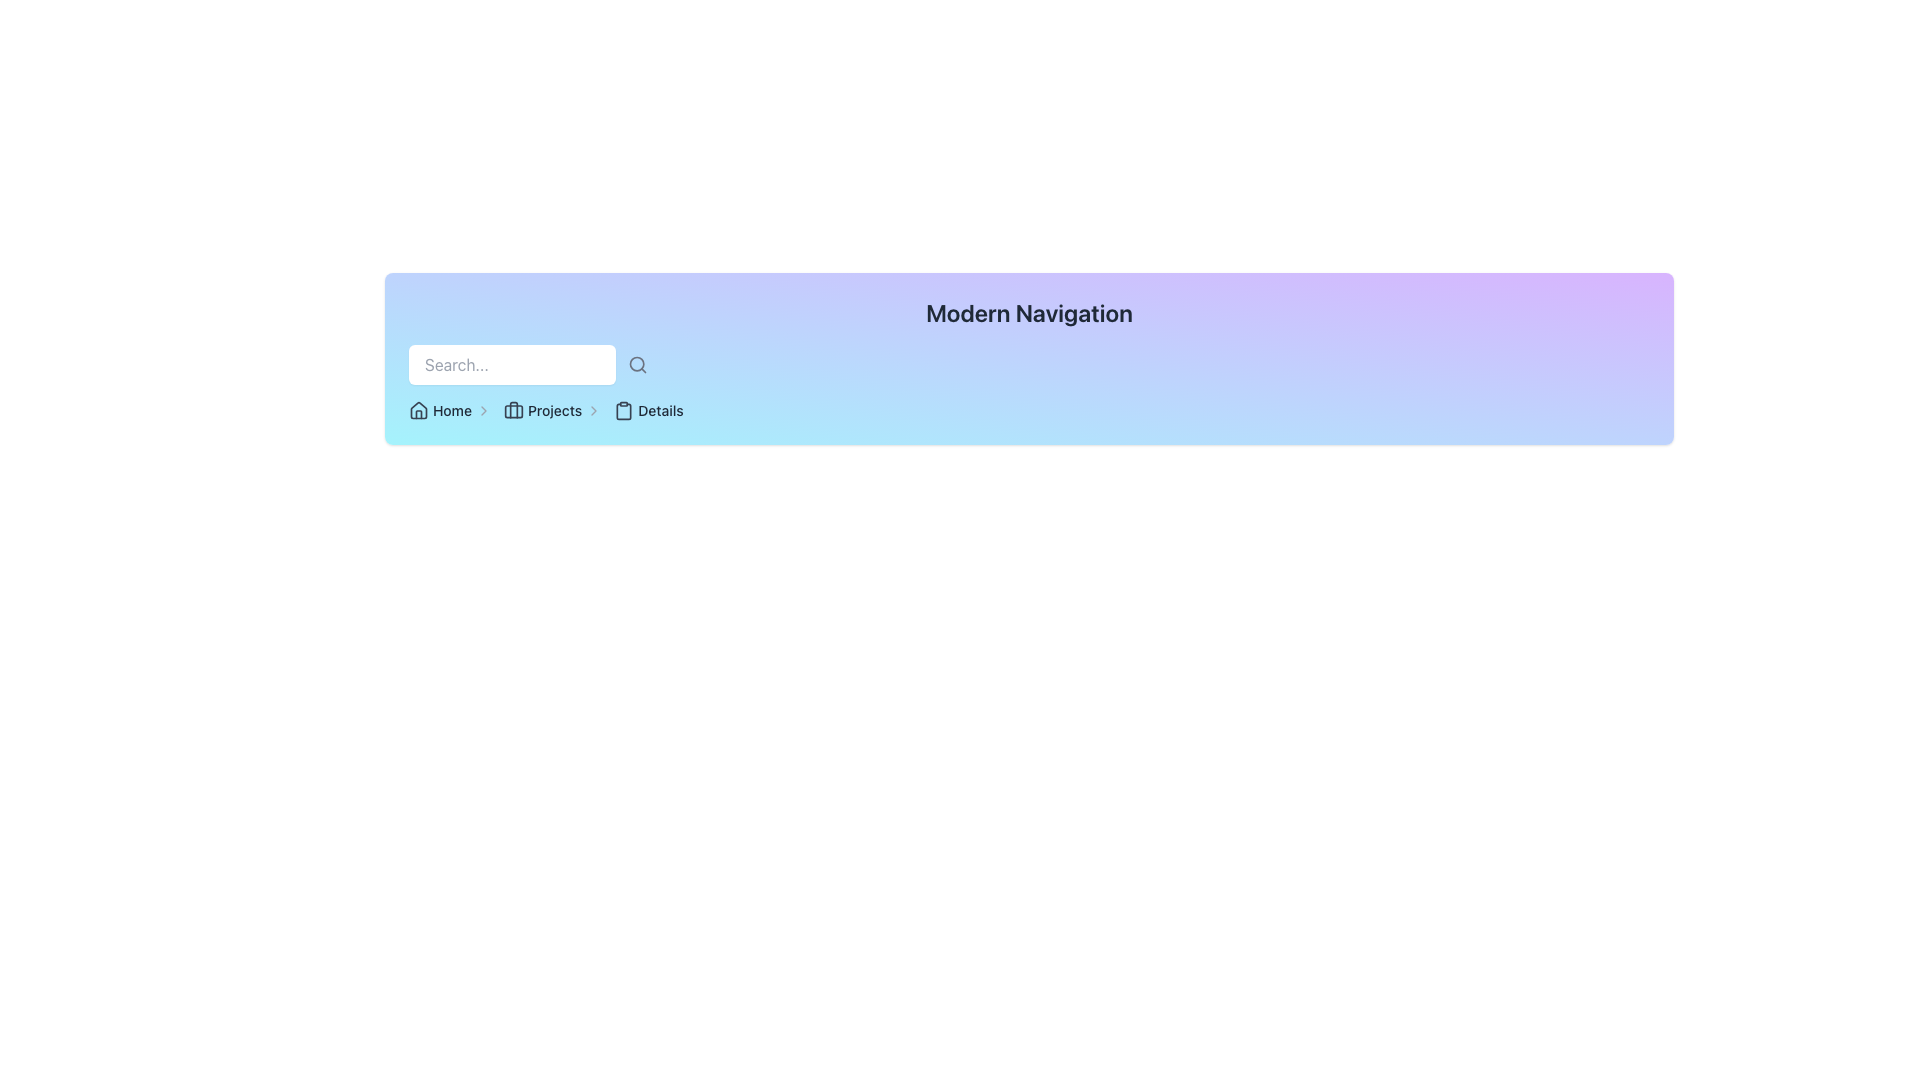 Image resolution: width=1920 pixels, height=1080 pixels. Describe the element at coordinates (648, 410) in the screenshot. I see `the Breadcrumb navigation item labeled 'Details' which is styled with a gray clipboard icon and dark gray text` at that location.